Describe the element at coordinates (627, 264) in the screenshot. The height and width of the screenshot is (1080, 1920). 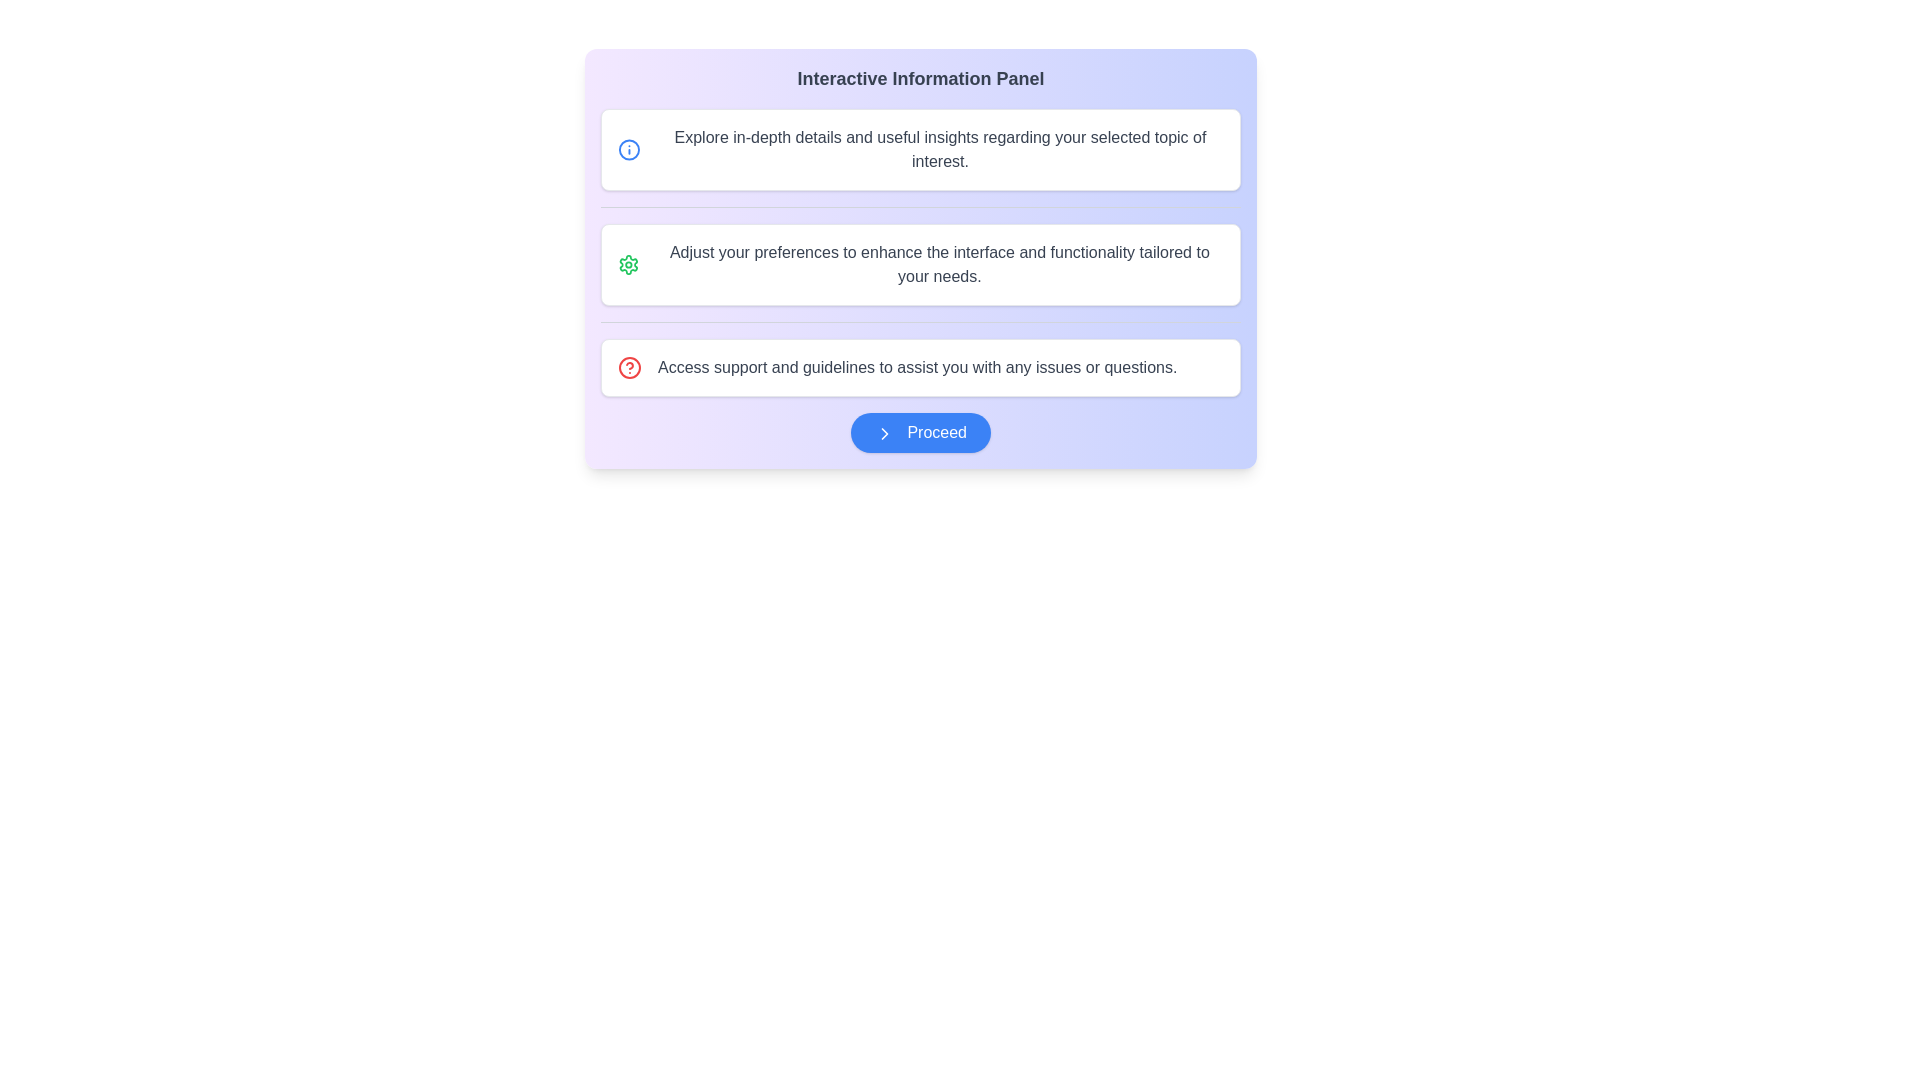
I see `the settings icon located in the second option panel, positioned to the left of the text 'Adjust your preferences to enhance the interface and functionality tailored to your needs.'` at that location.